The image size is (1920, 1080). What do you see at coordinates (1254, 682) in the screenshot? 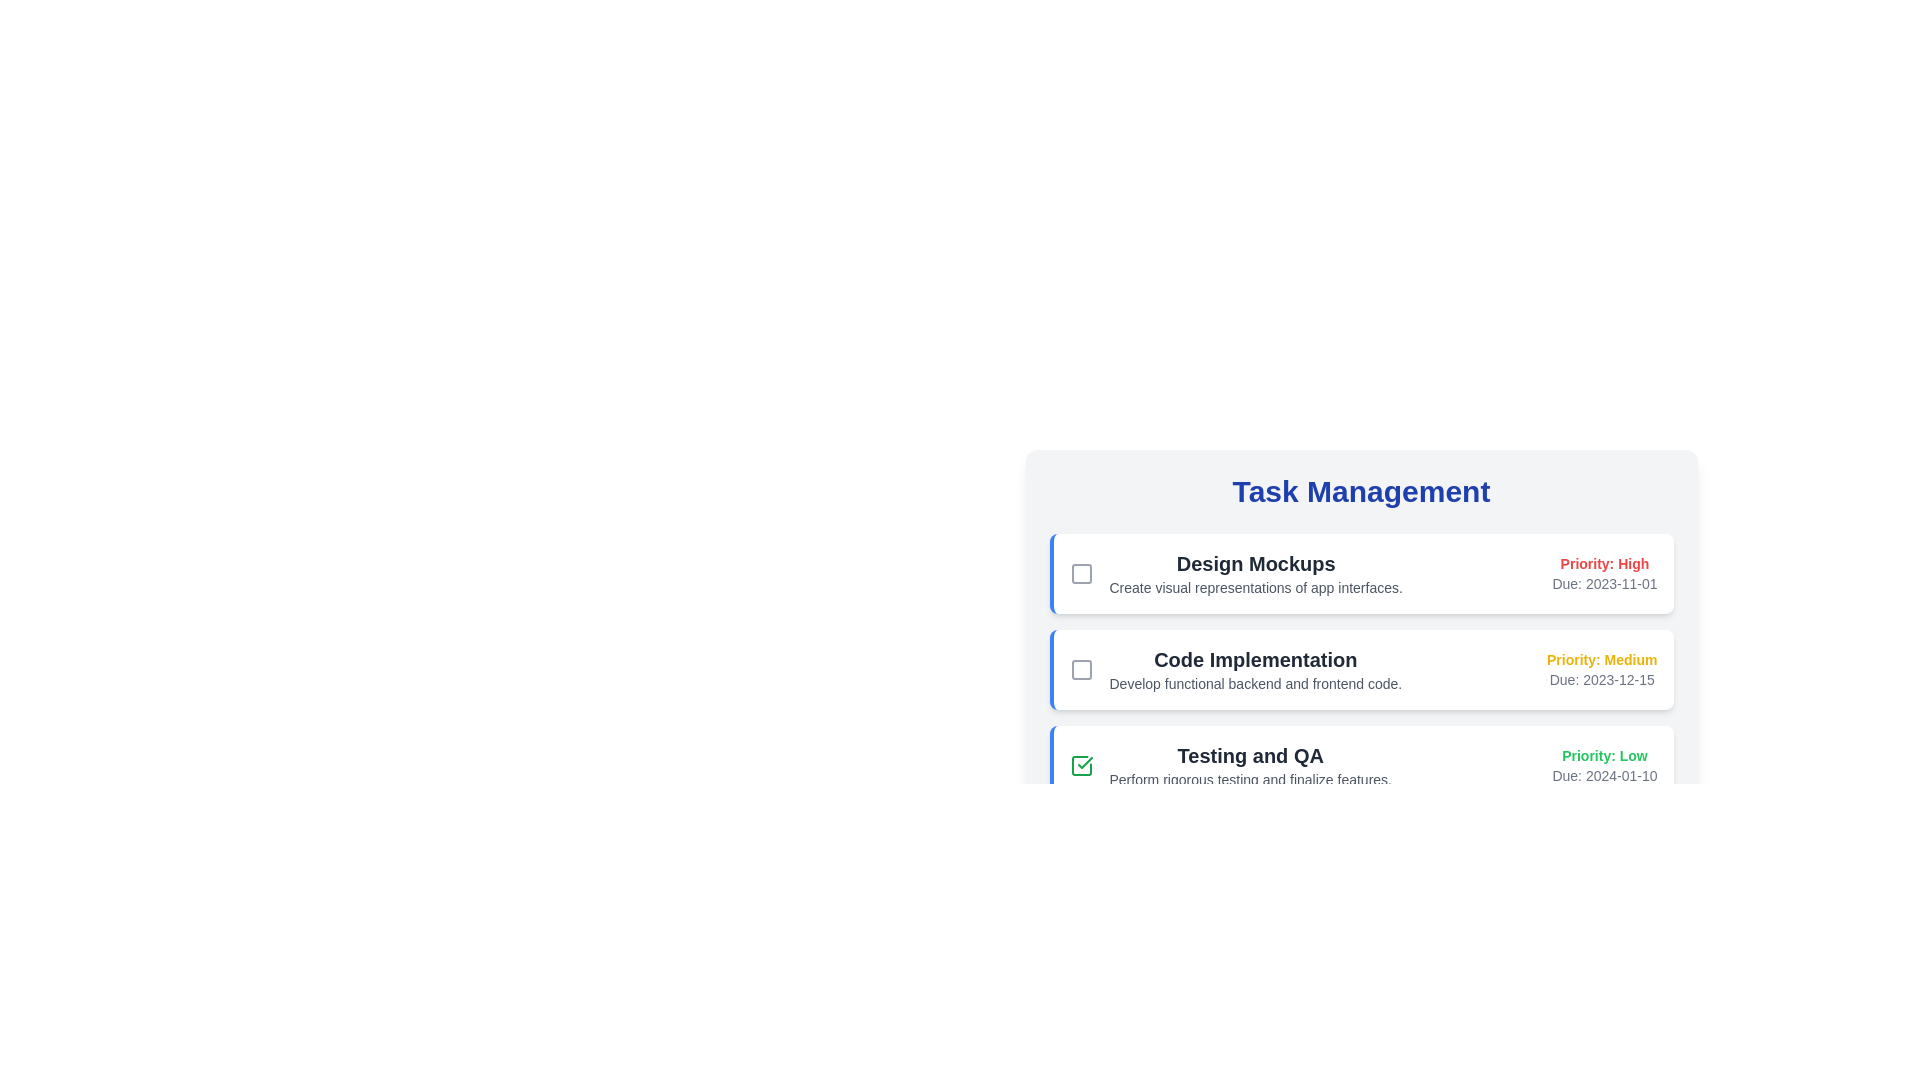
I see `the text label that describes the task labeled 'Code Implementation', located beneath the main heading and horizontally aligned with other components` at bounding box center [1254, 682].